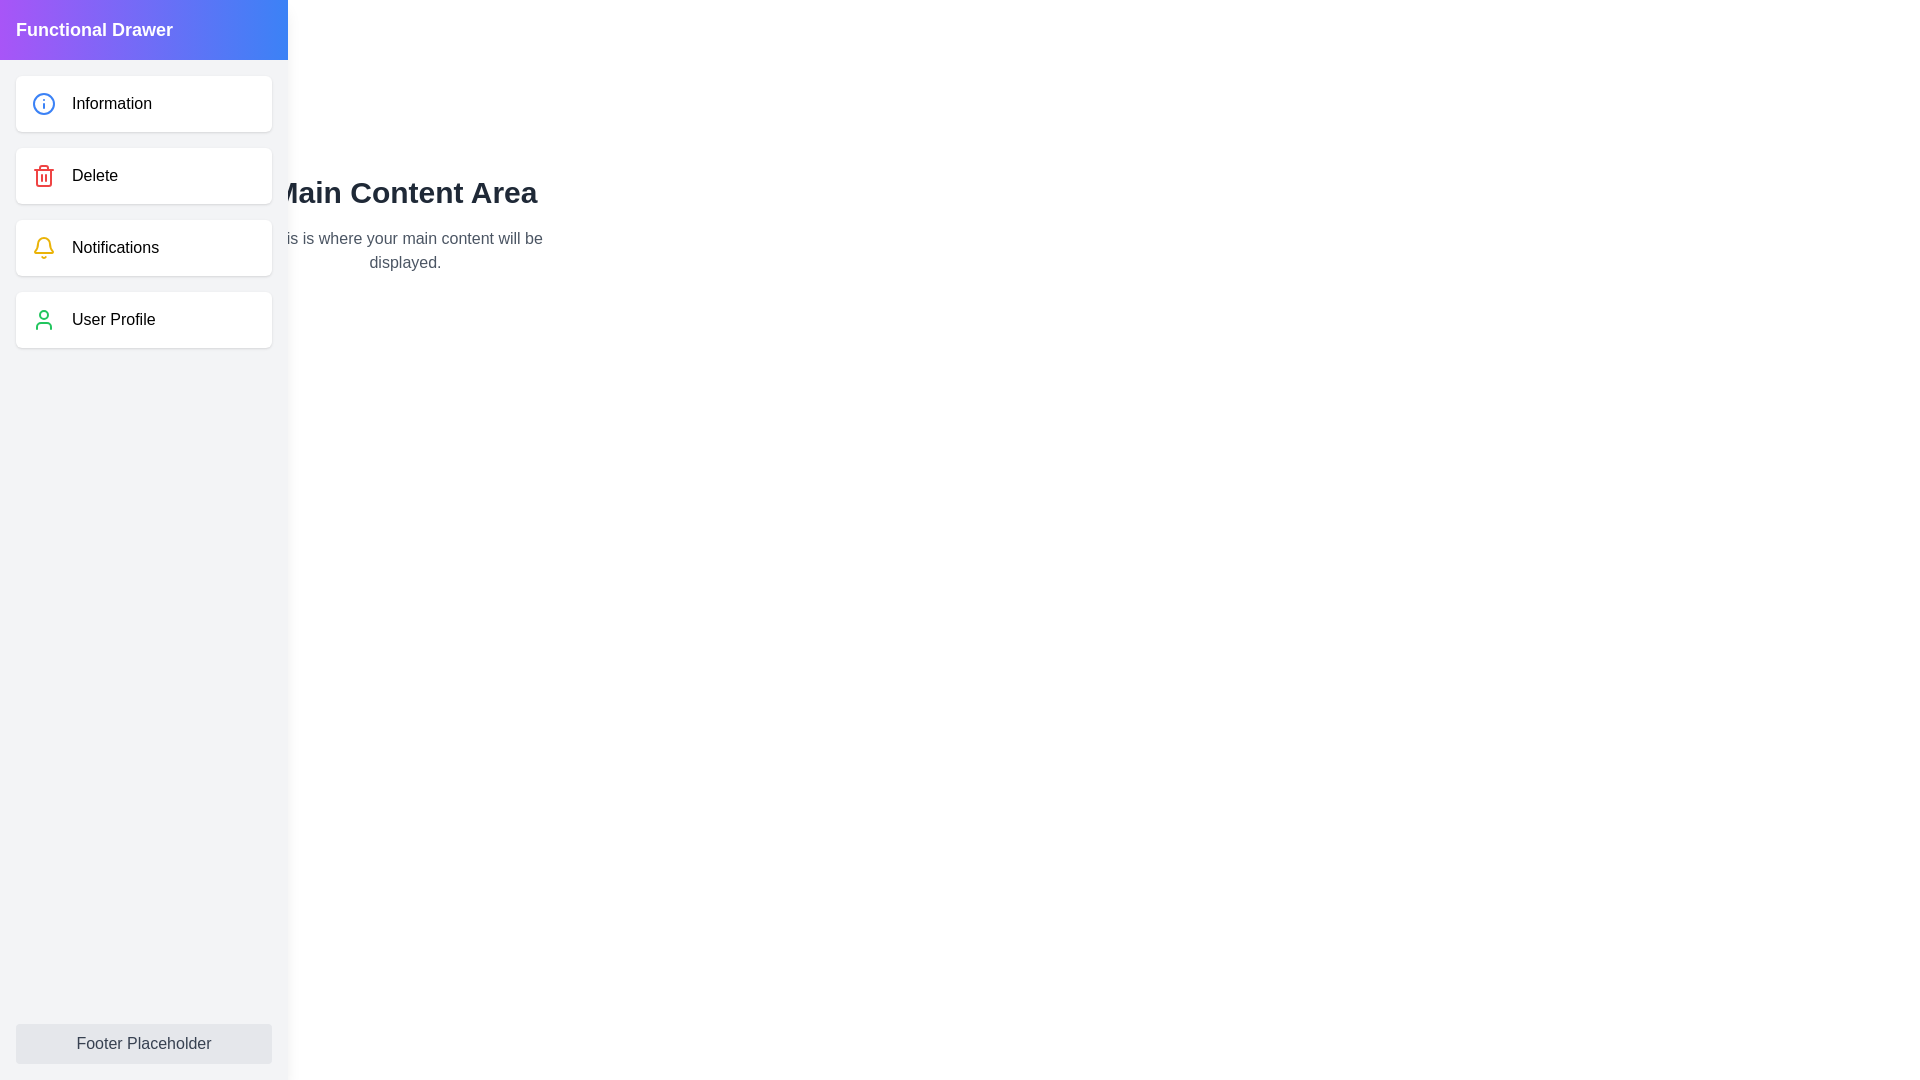 The width and height of the screenshot is (1920, 1080). I want to click on the notification bell icon in the sidebar menu that visually resembles a hollow bell with a yellow outline, indicating notification functionality, so click(43, 244).